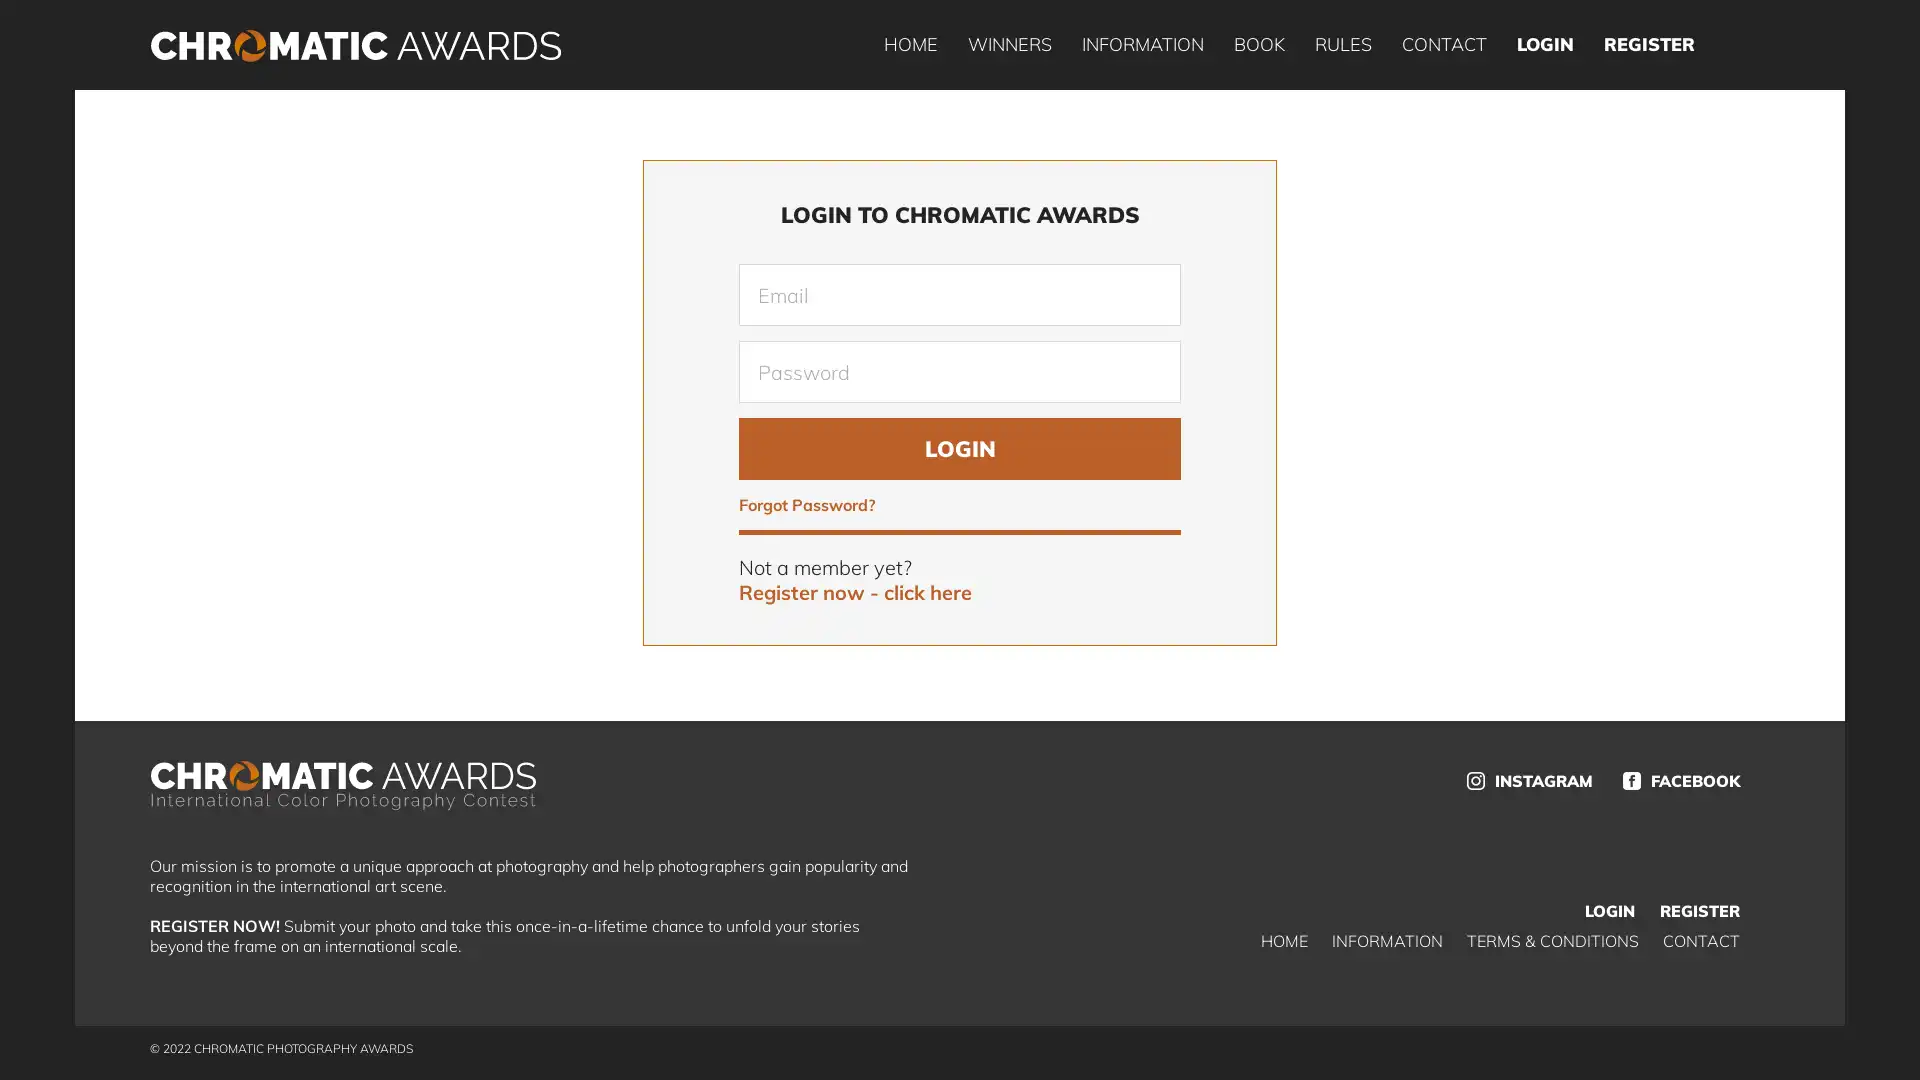  Describe the element at coordinates (960, 447) in the screenshot. I see `LOGIN` at that location.